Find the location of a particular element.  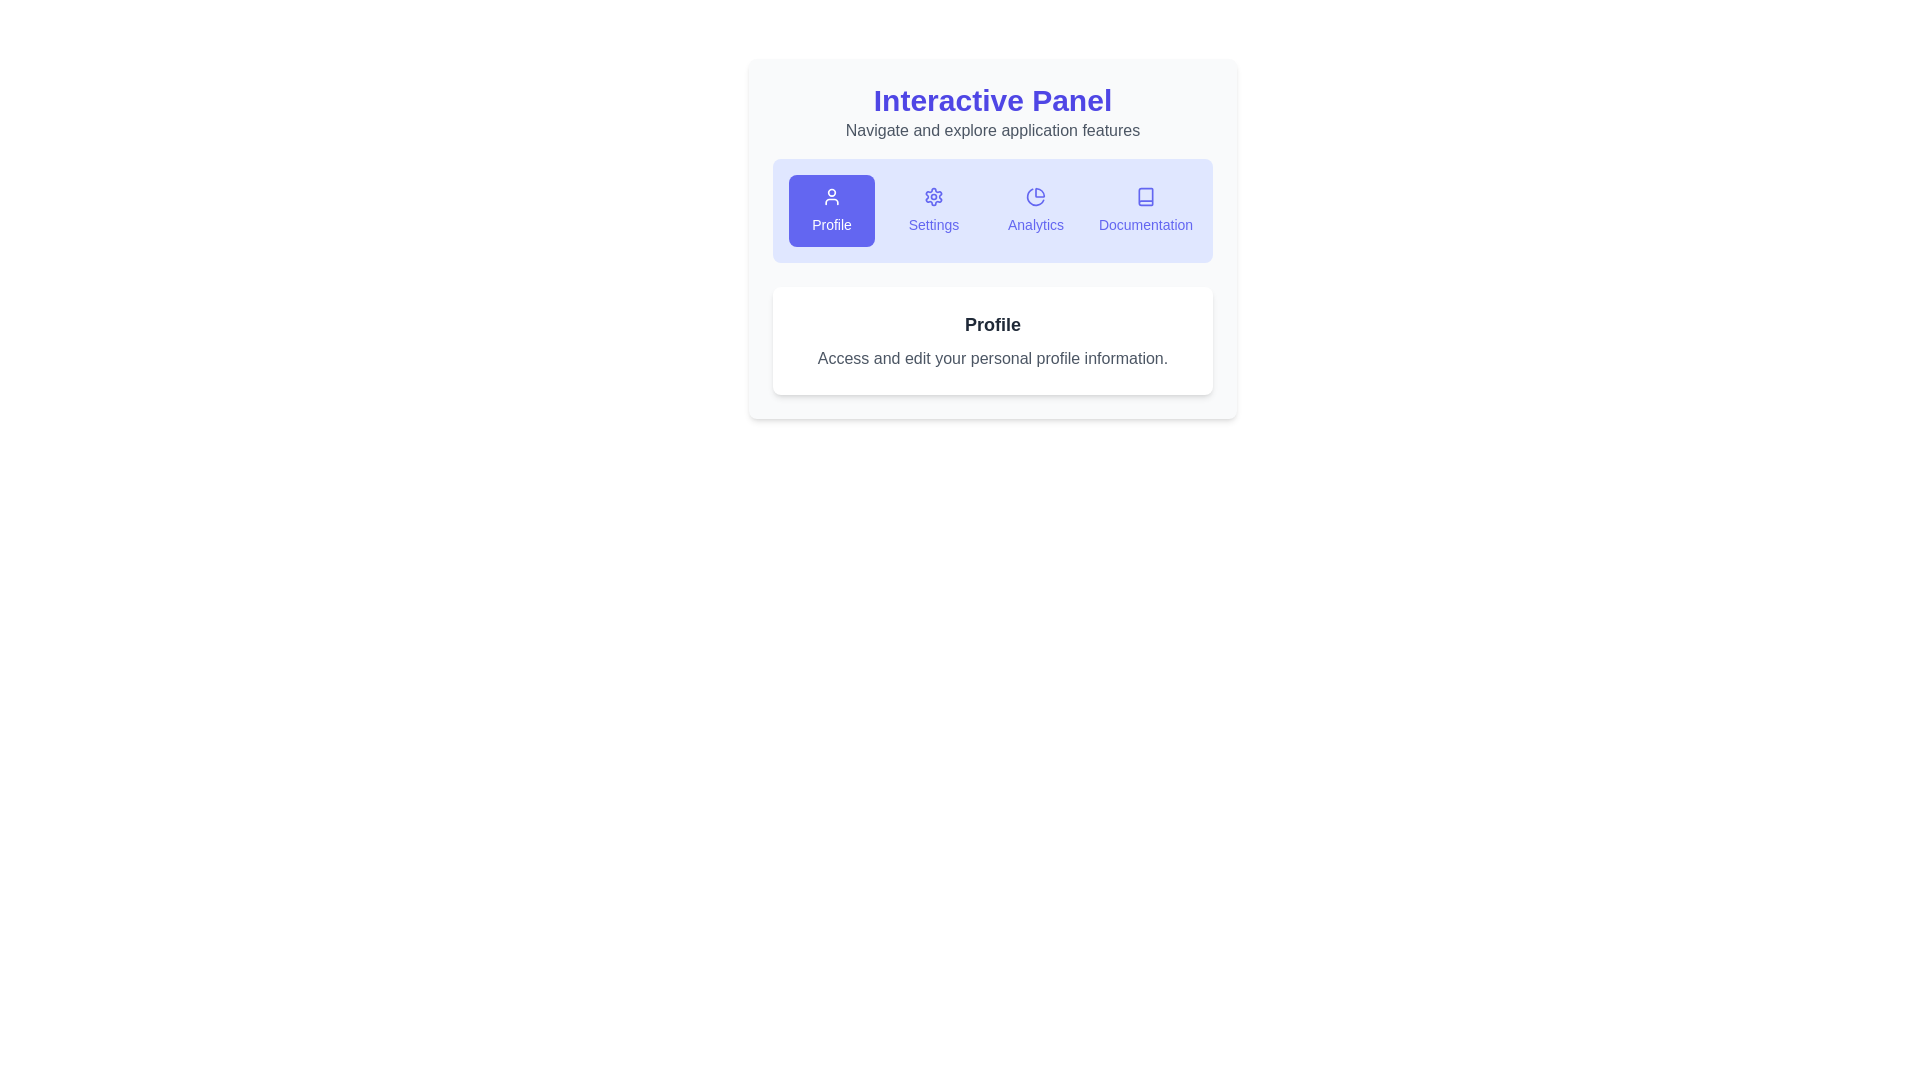

informational Text label located below the bold 'Profile' title in the white background card section labeled 'Profile' is located at coordinates (993, 357).